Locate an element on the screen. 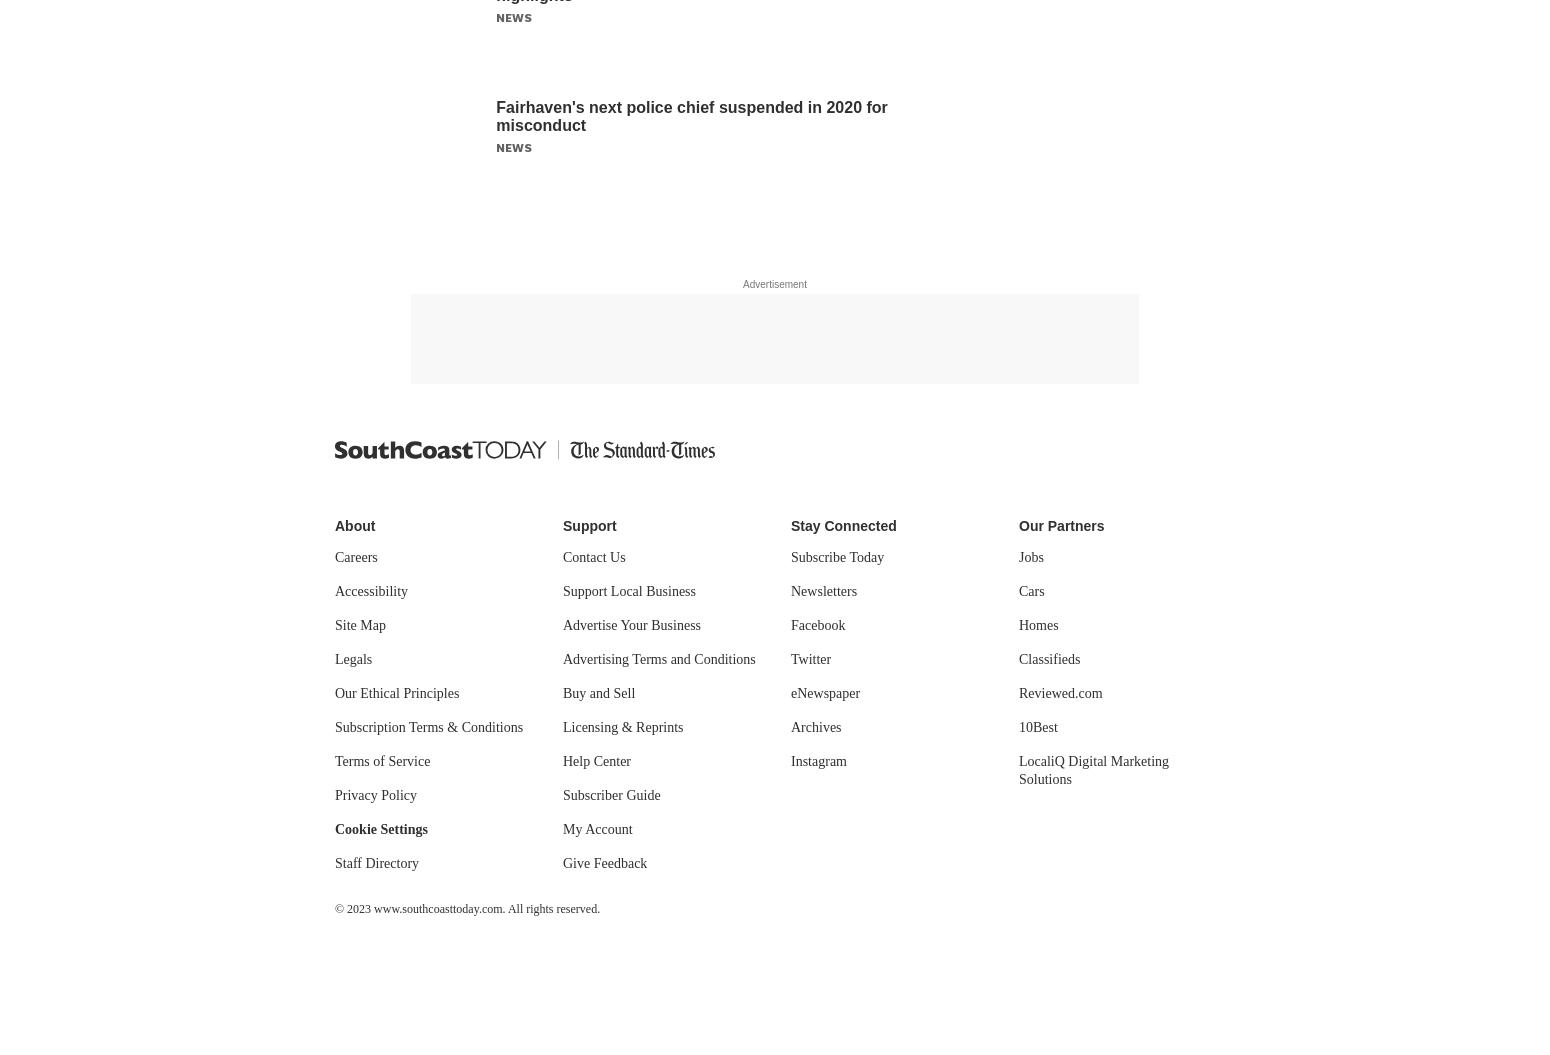  'Staff Directory' is located at coordinates (375, 863).